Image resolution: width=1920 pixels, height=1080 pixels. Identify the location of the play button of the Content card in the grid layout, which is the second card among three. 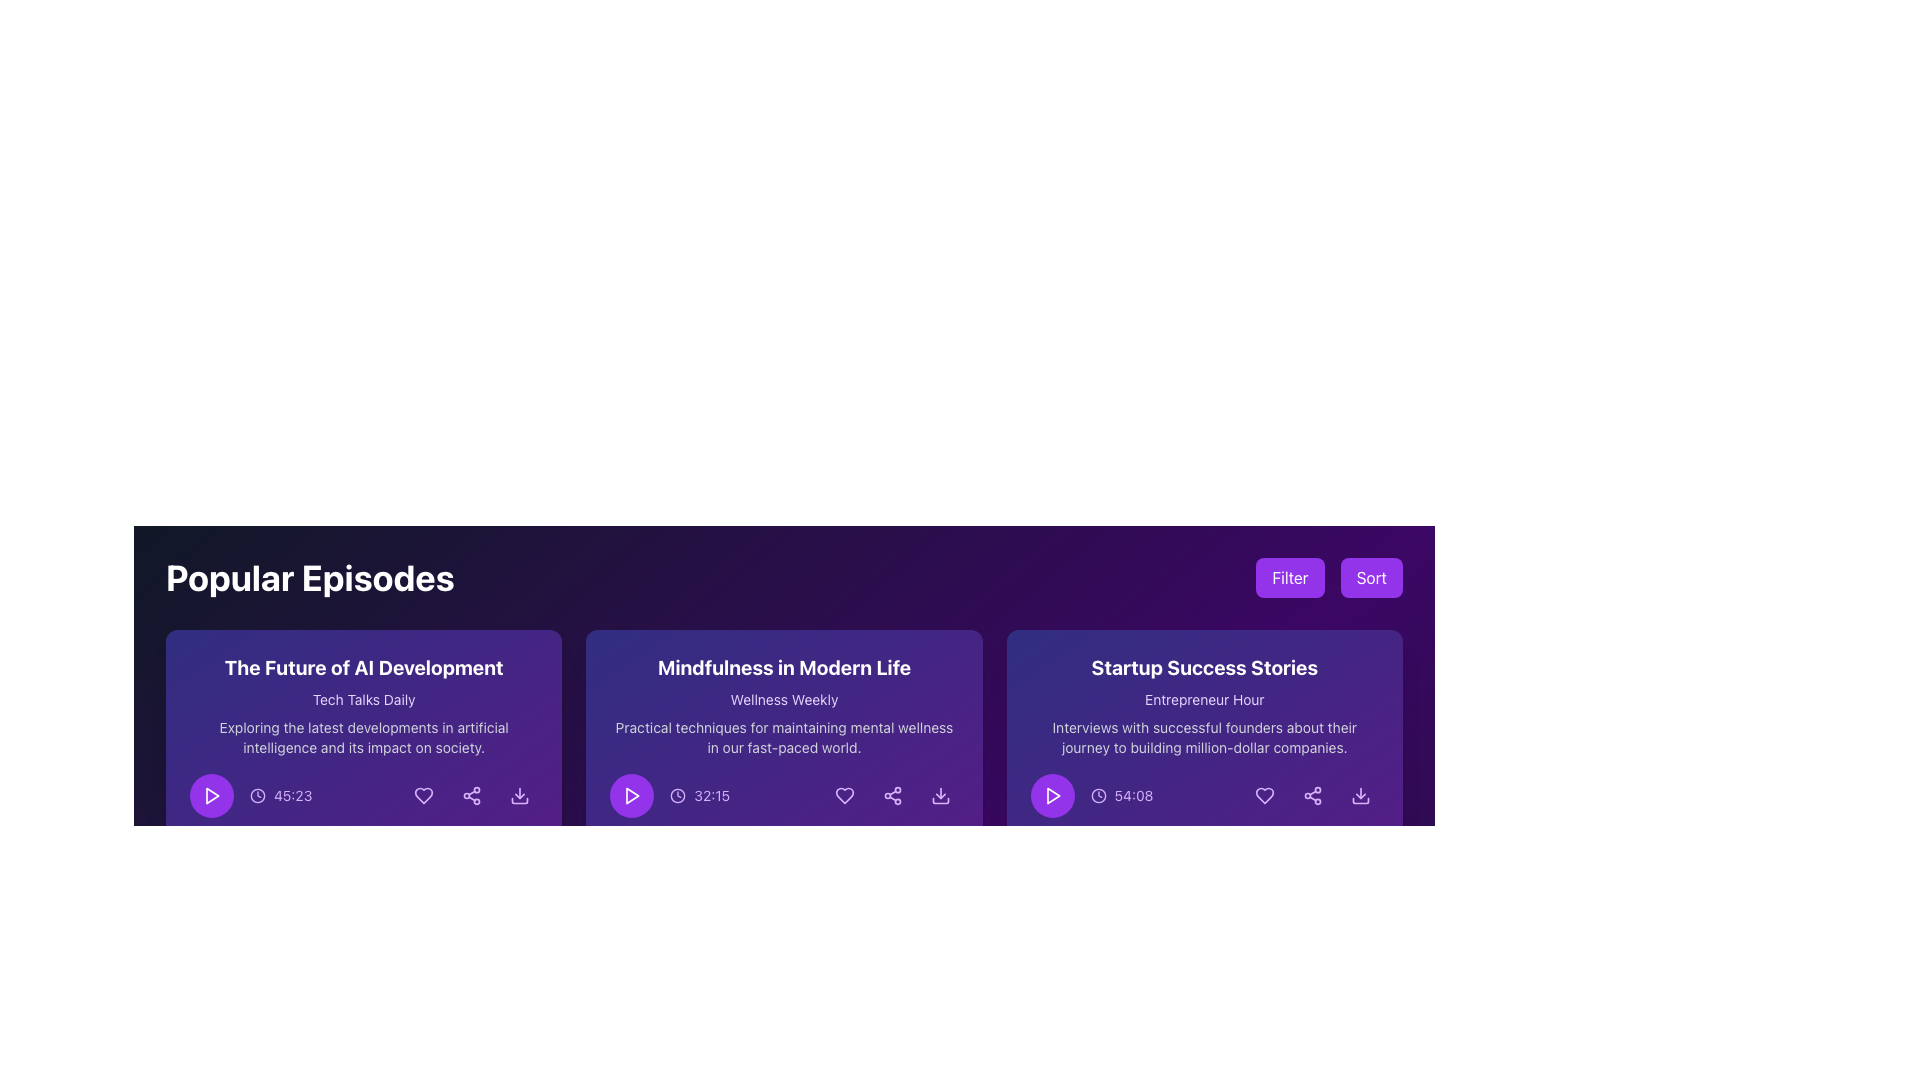
(783, 763).